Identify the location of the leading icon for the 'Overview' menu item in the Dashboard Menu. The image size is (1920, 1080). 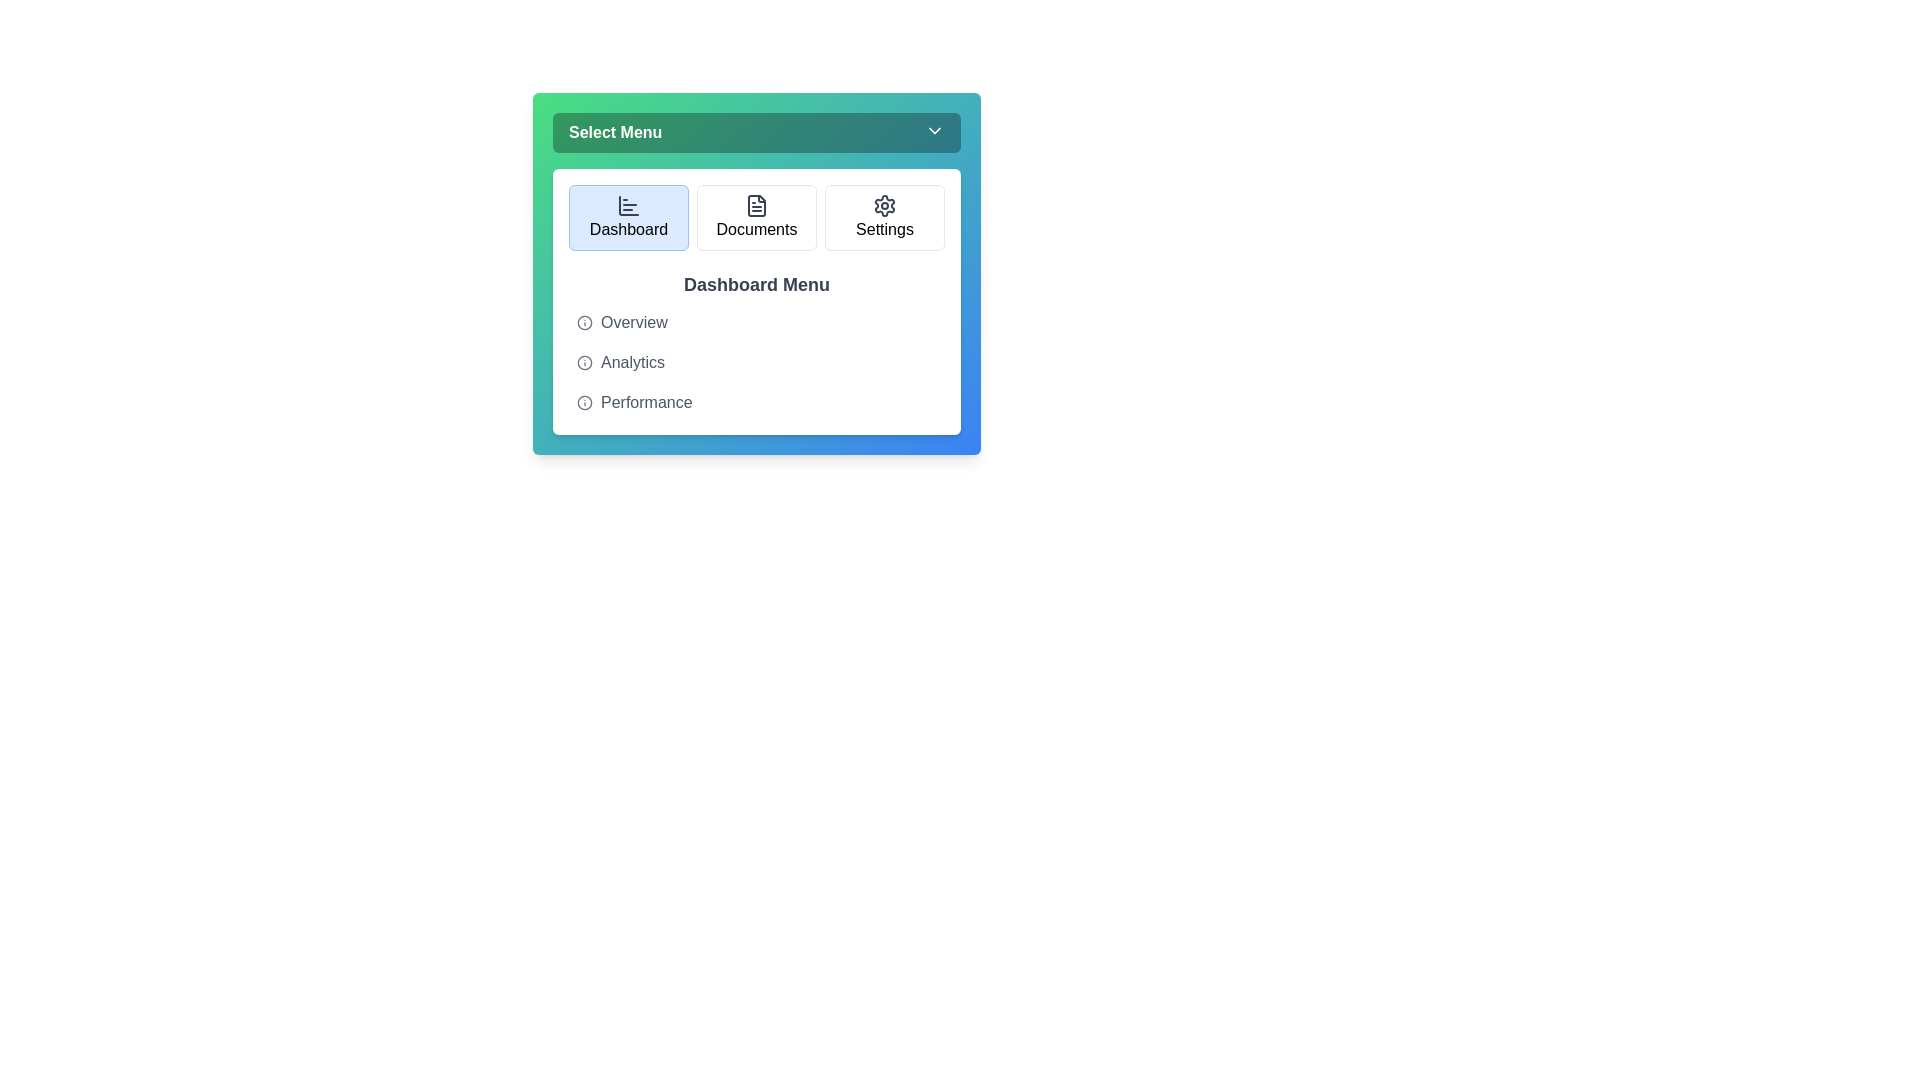
(584, 322).